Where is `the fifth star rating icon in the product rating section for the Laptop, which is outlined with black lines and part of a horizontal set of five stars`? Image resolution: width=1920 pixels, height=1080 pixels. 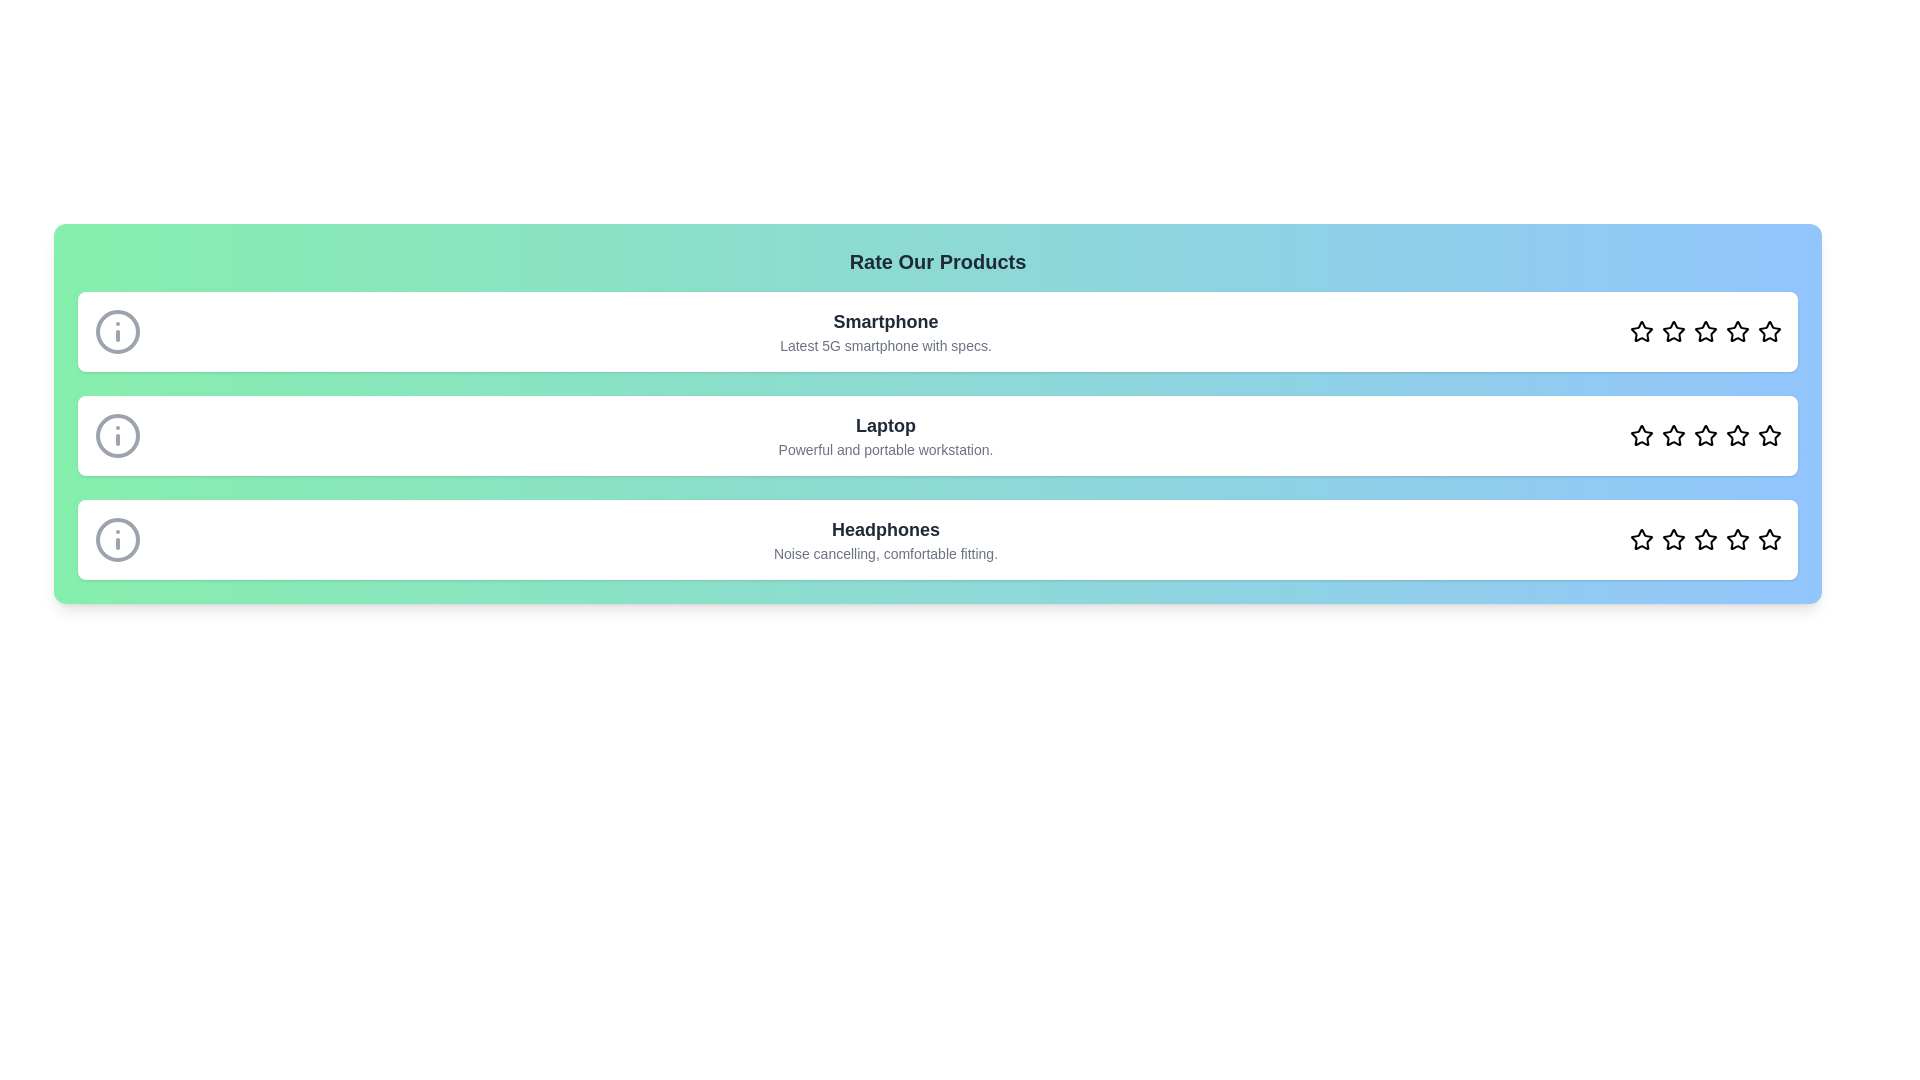
the fifth star rating icon in the product rating section for the Laptop, which is outlined with black lines and part of a horizontal set of five stars is located at coordinates (1770, 434).